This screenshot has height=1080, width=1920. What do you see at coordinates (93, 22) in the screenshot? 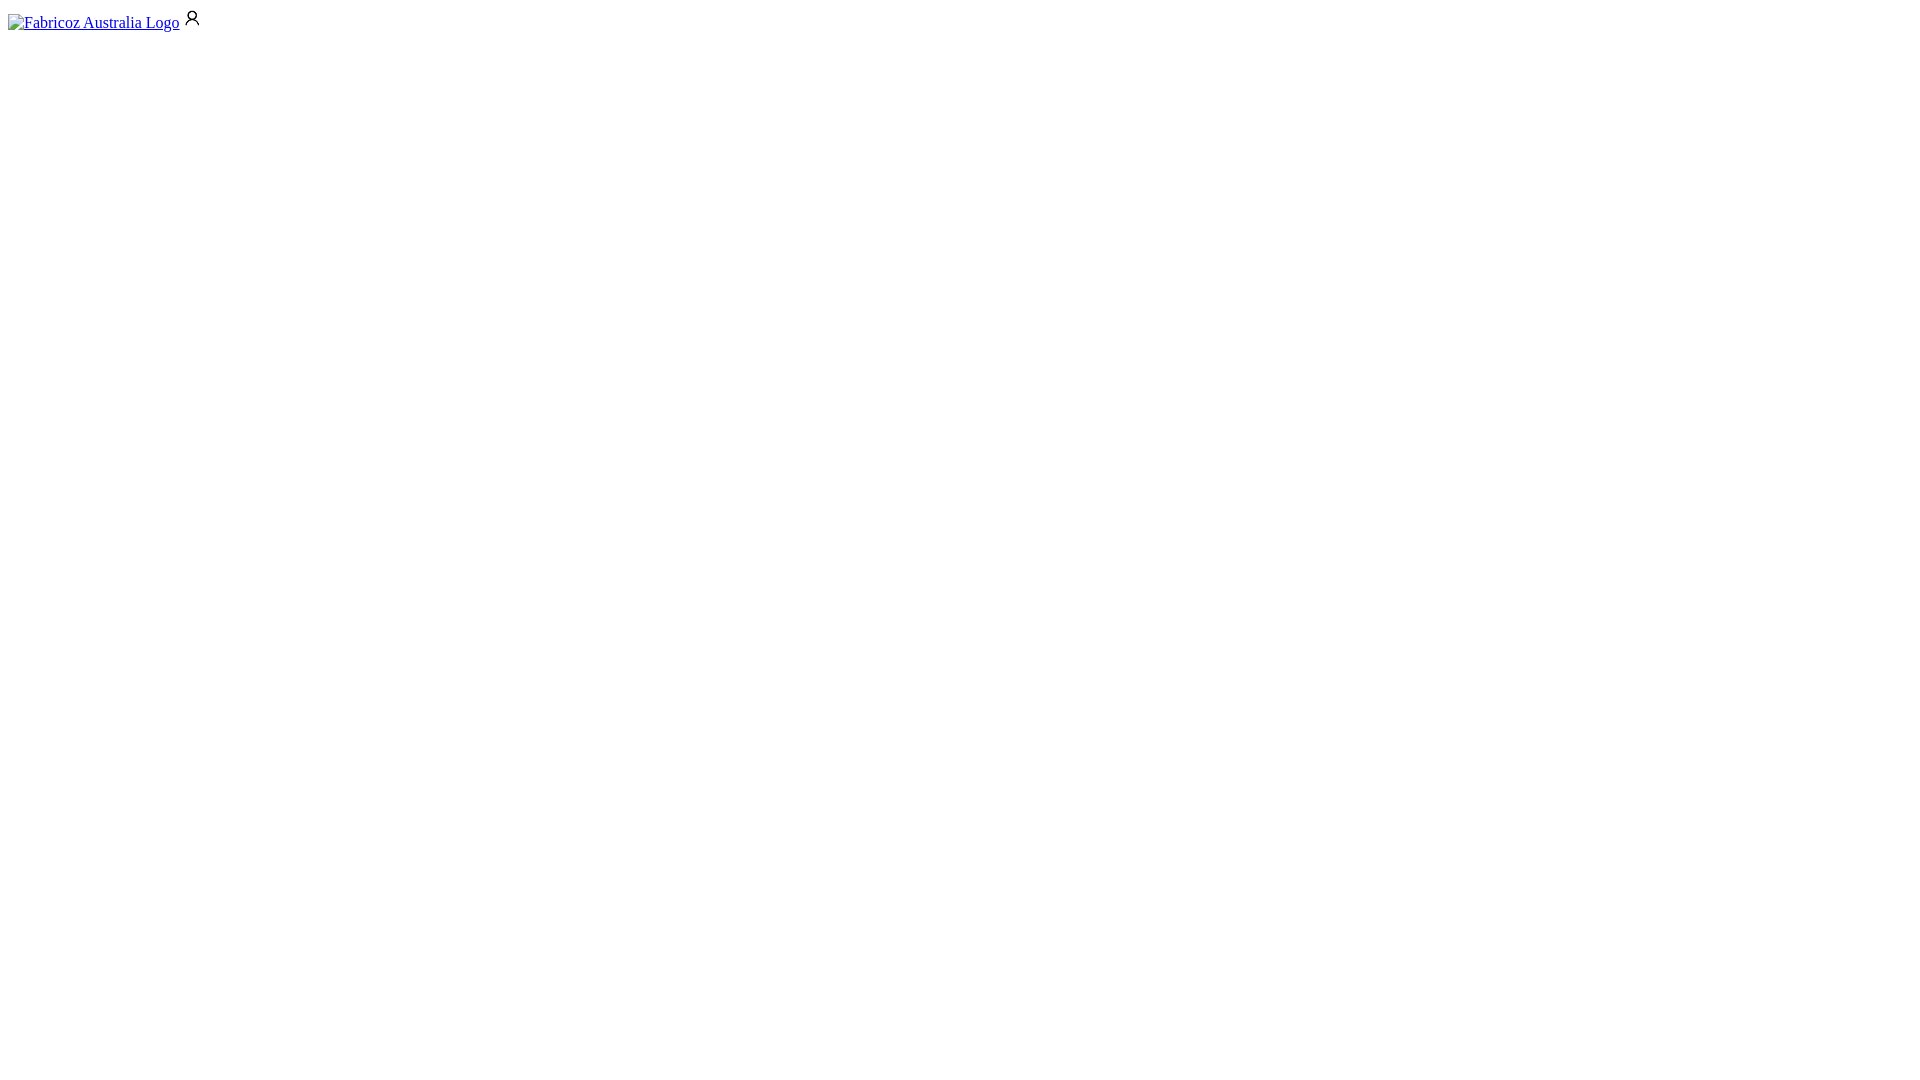
I see `'Fabricoz Australia'` at bounding box center [93, 22].